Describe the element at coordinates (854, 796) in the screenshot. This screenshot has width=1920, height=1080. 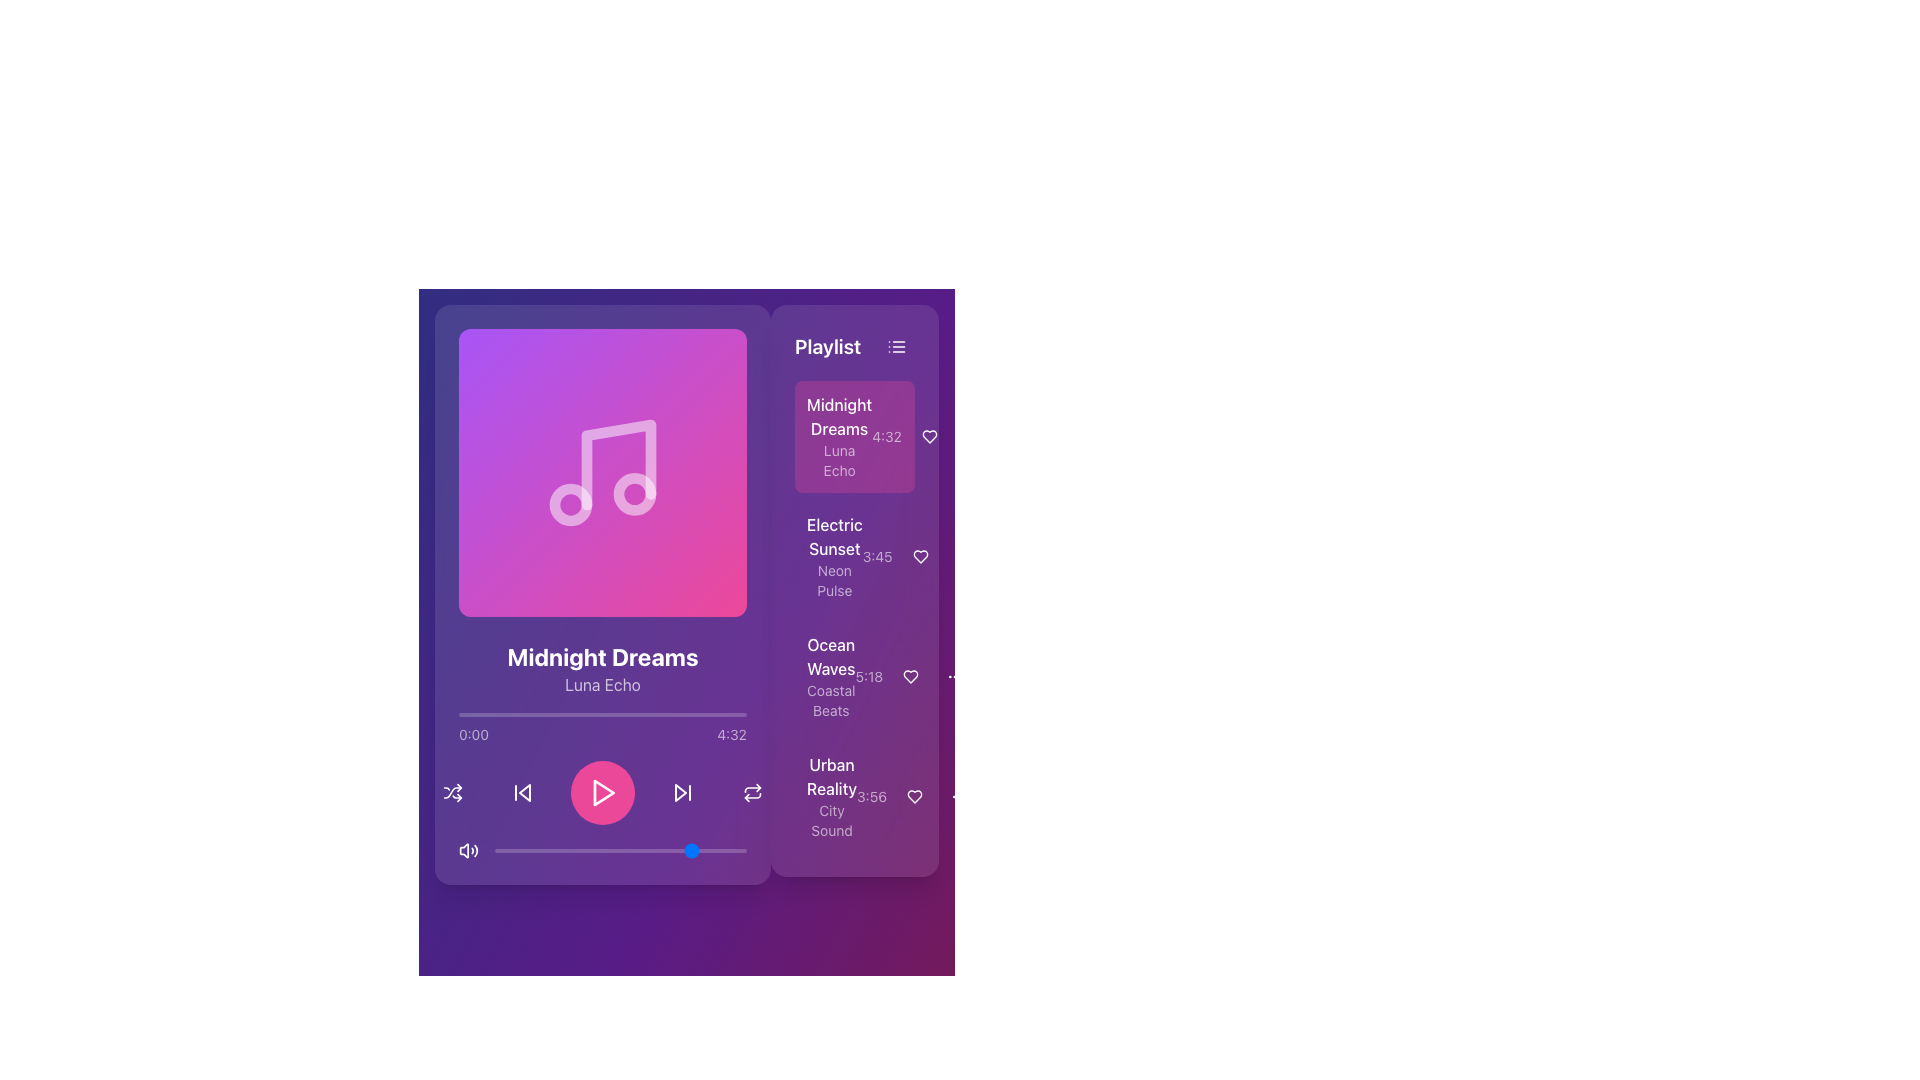
I see `the fourth song item in the playlist titled 'Urban Reality'` at that location.